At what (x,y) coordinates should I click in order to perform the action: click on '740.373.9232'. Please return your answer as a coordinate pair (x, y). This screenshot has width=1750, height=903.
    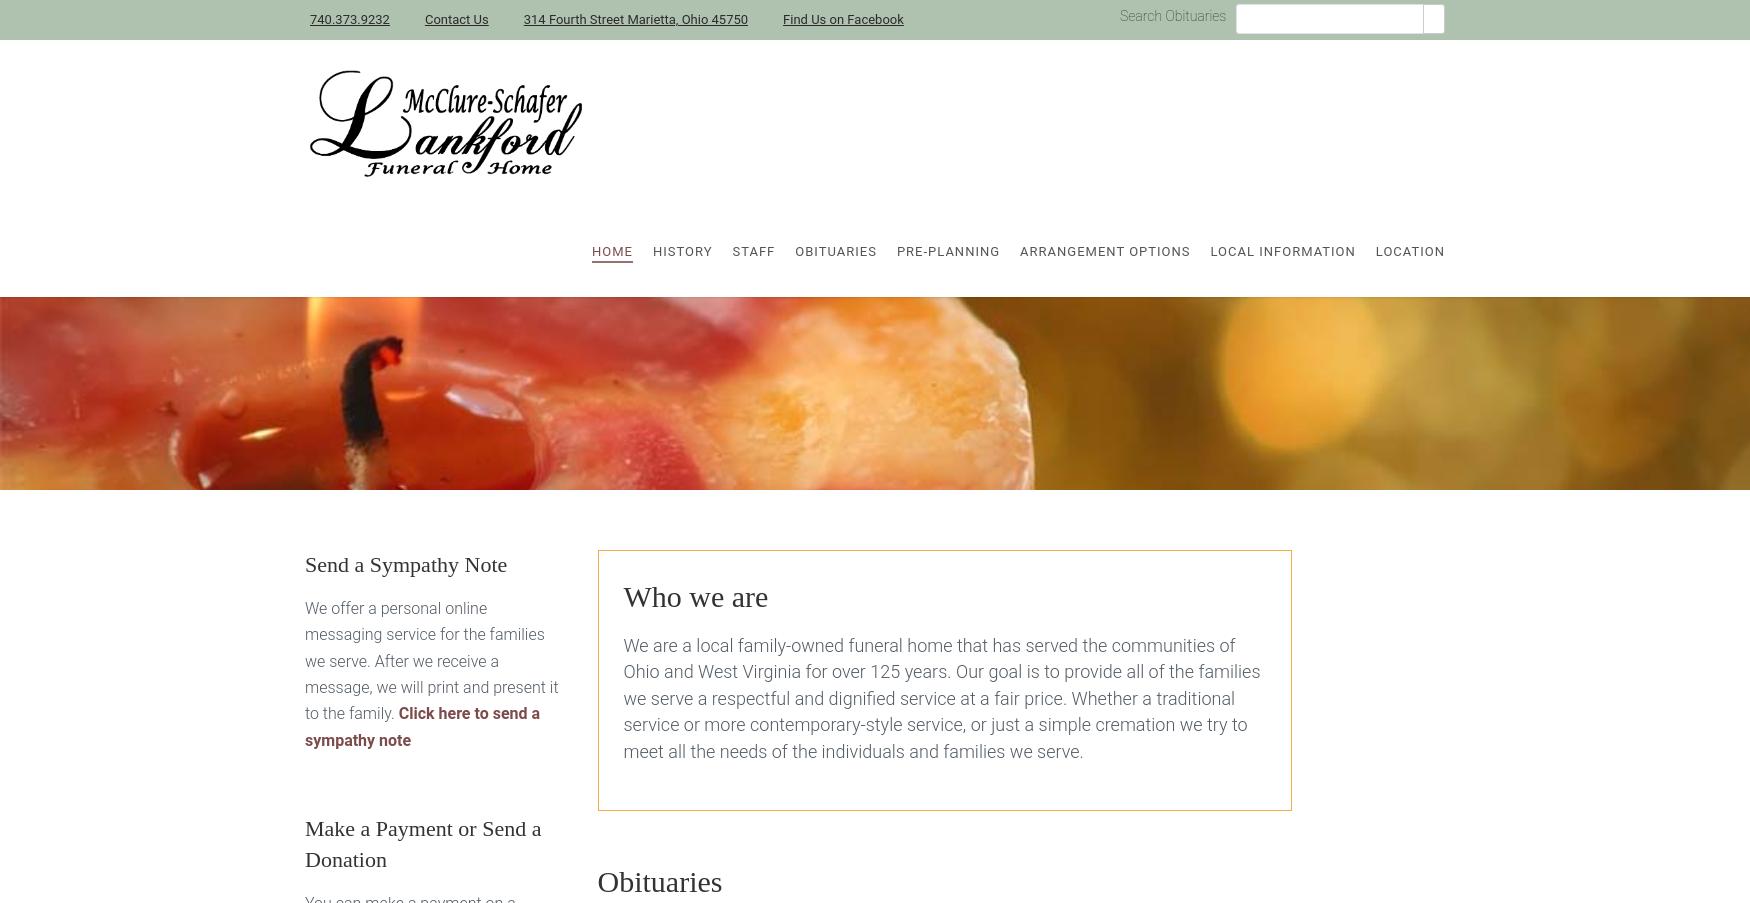
    Looking at the image, I should click on (349, 18).